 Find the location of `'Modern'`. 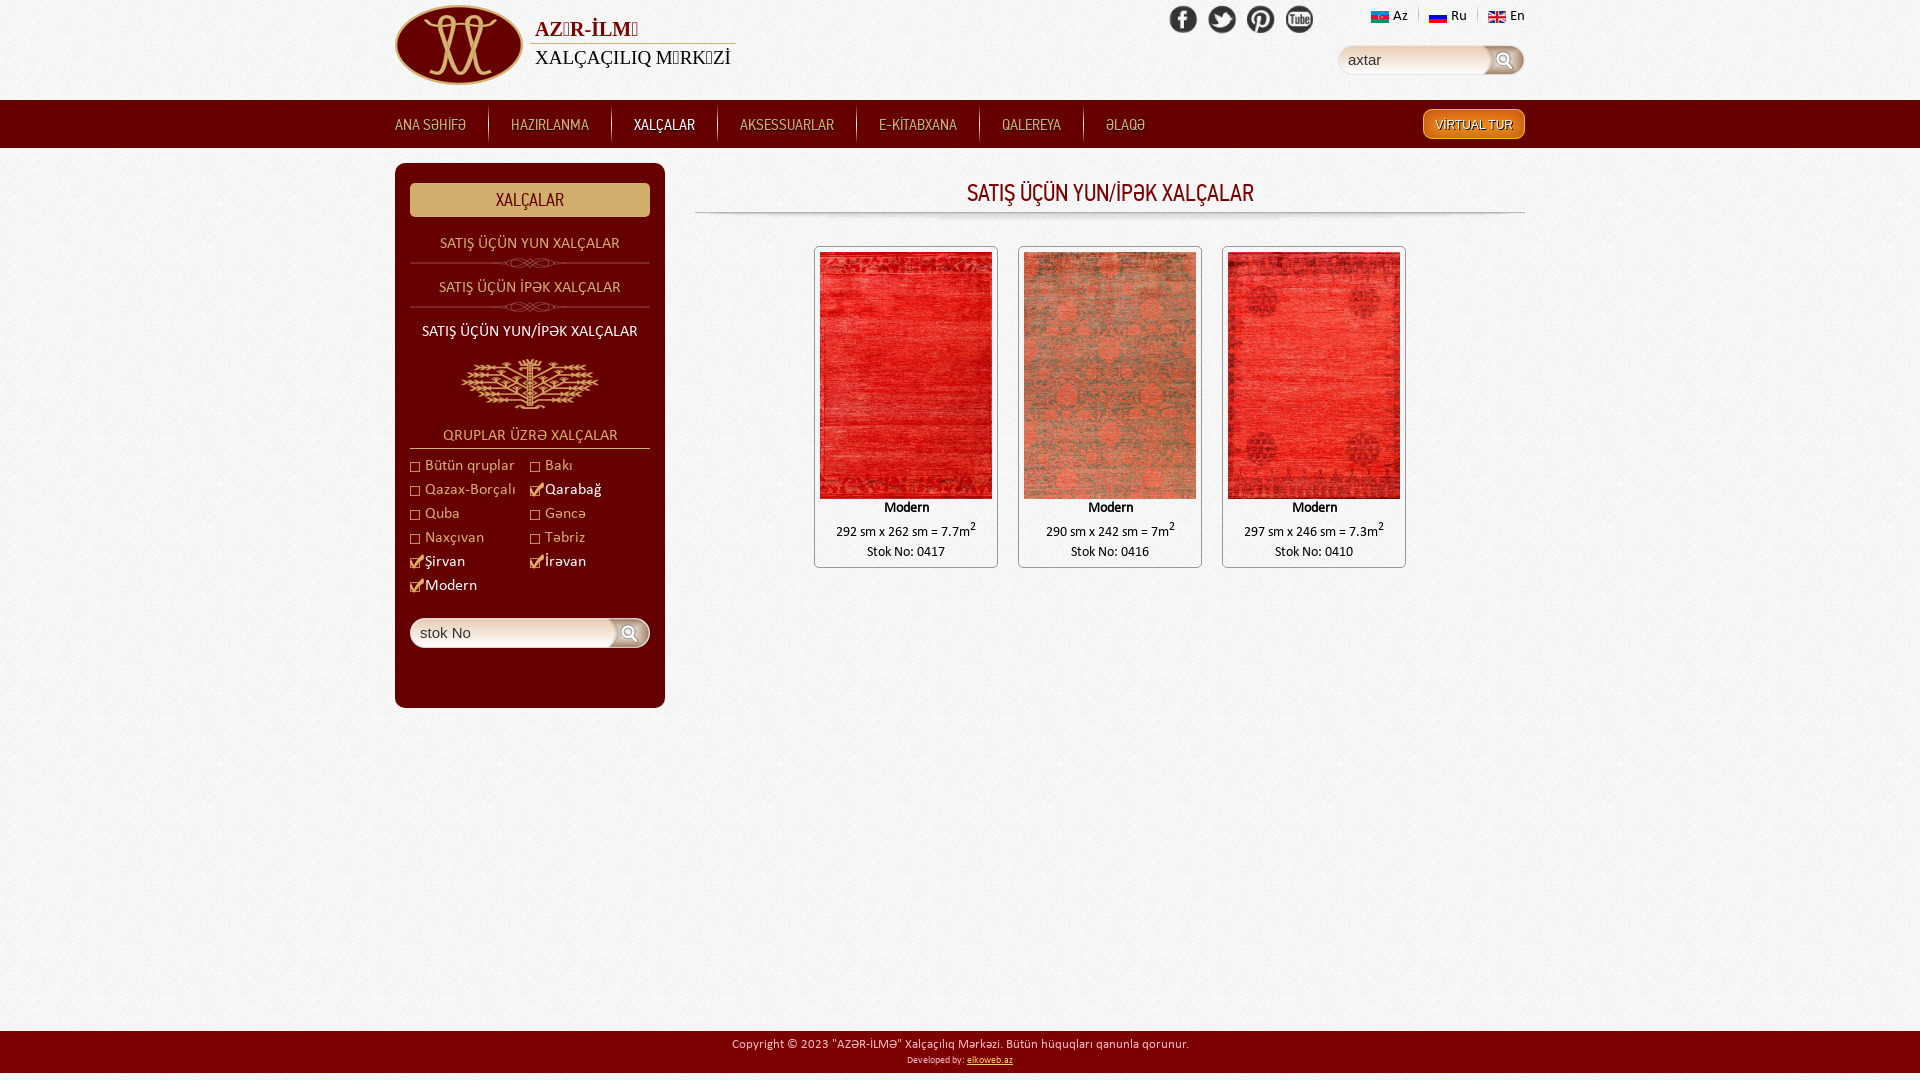

'Modern' is located at coordinates (1108, 406).